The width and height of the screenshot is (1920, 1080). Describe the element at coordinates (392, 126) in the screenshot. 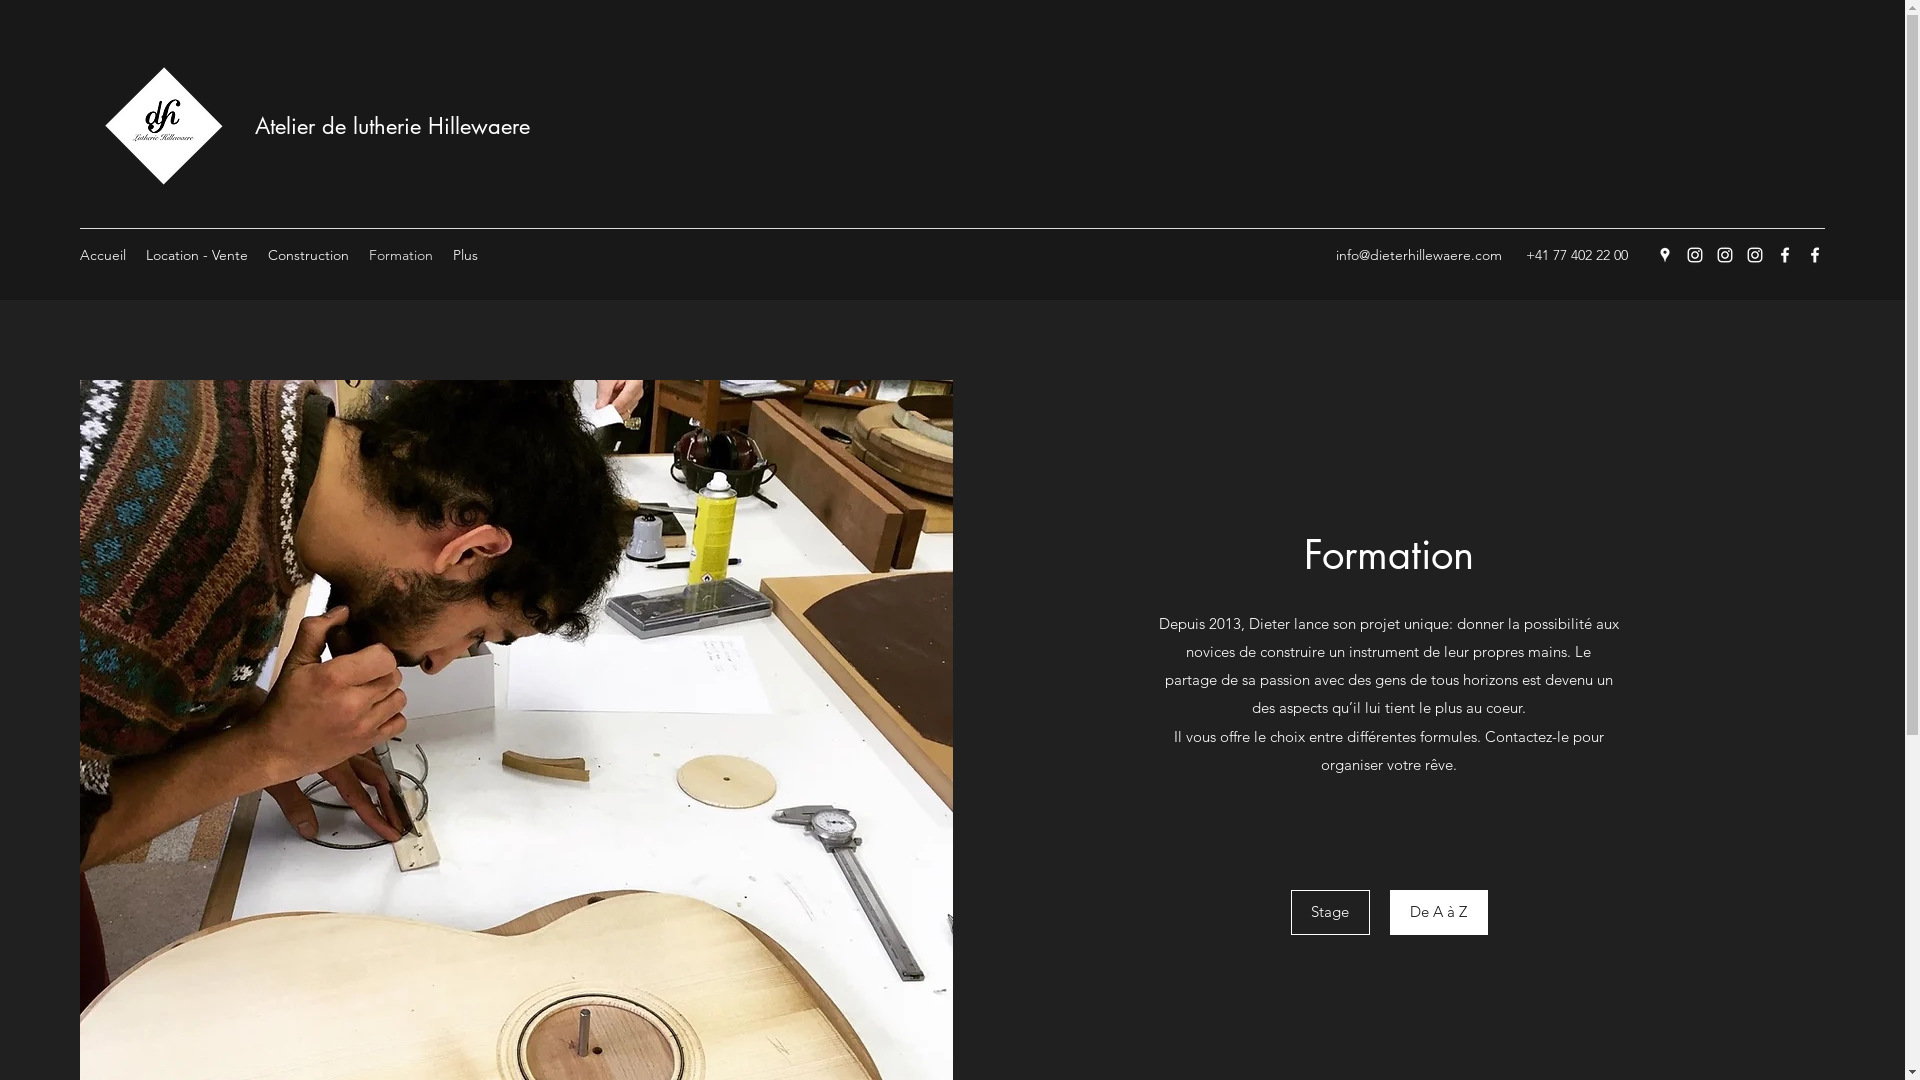

I see `'Atelier de lutherie Hillewaere'` at that location.